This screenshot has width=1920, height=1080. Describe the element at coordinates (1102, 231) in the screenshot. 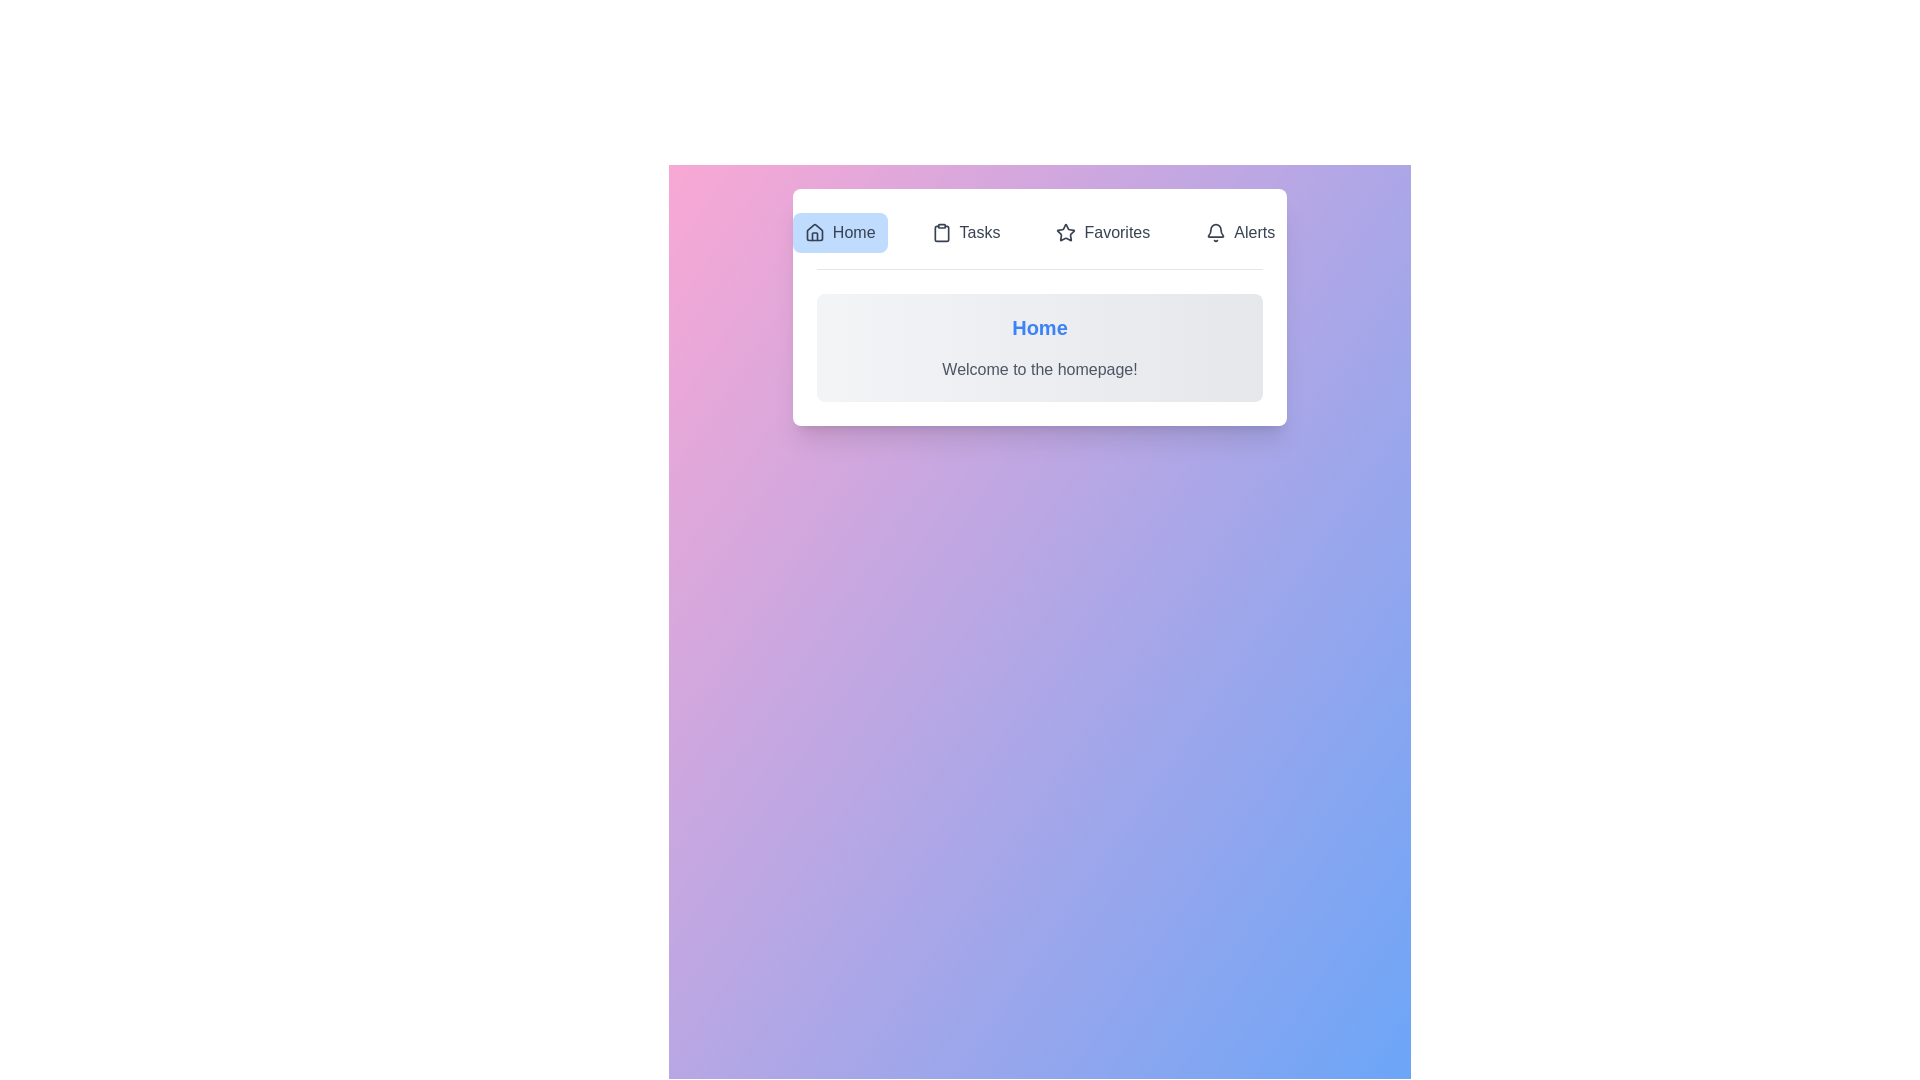

I see `the Favorites tab` at that location.